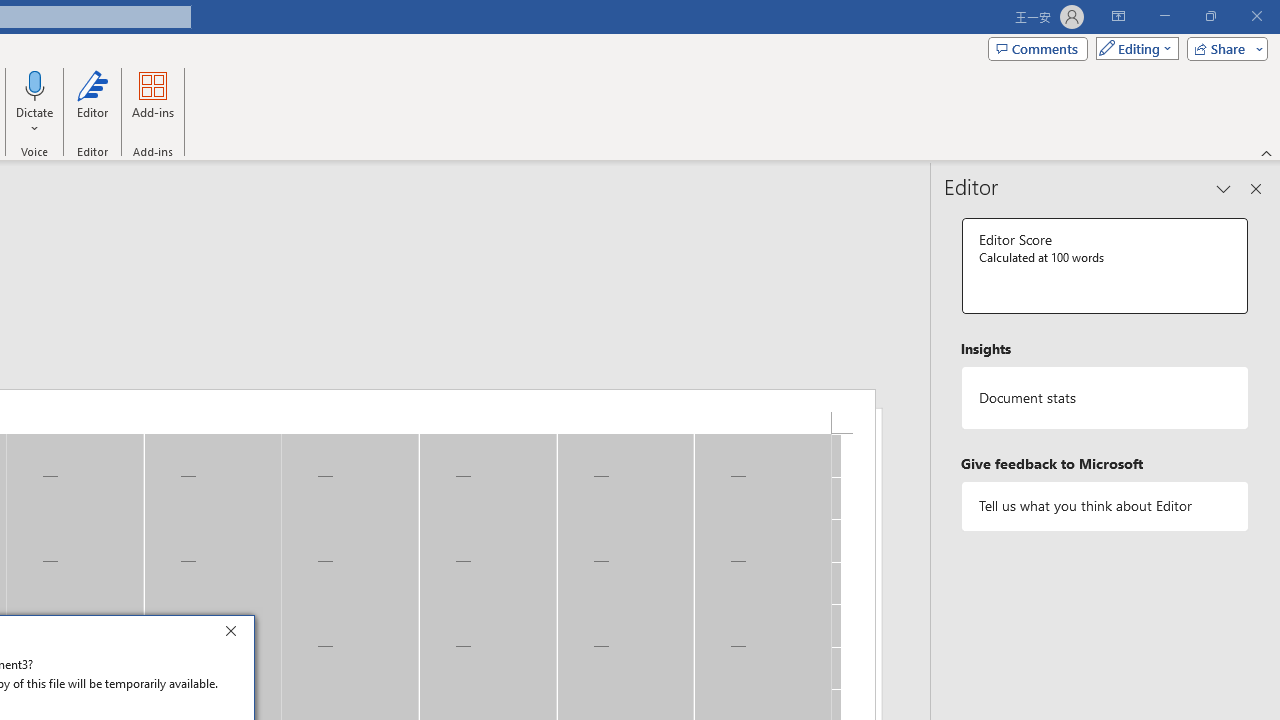  Describe the element at coordinates (1255, 189) in the screenshot. I see `'Close pane'` at that location.